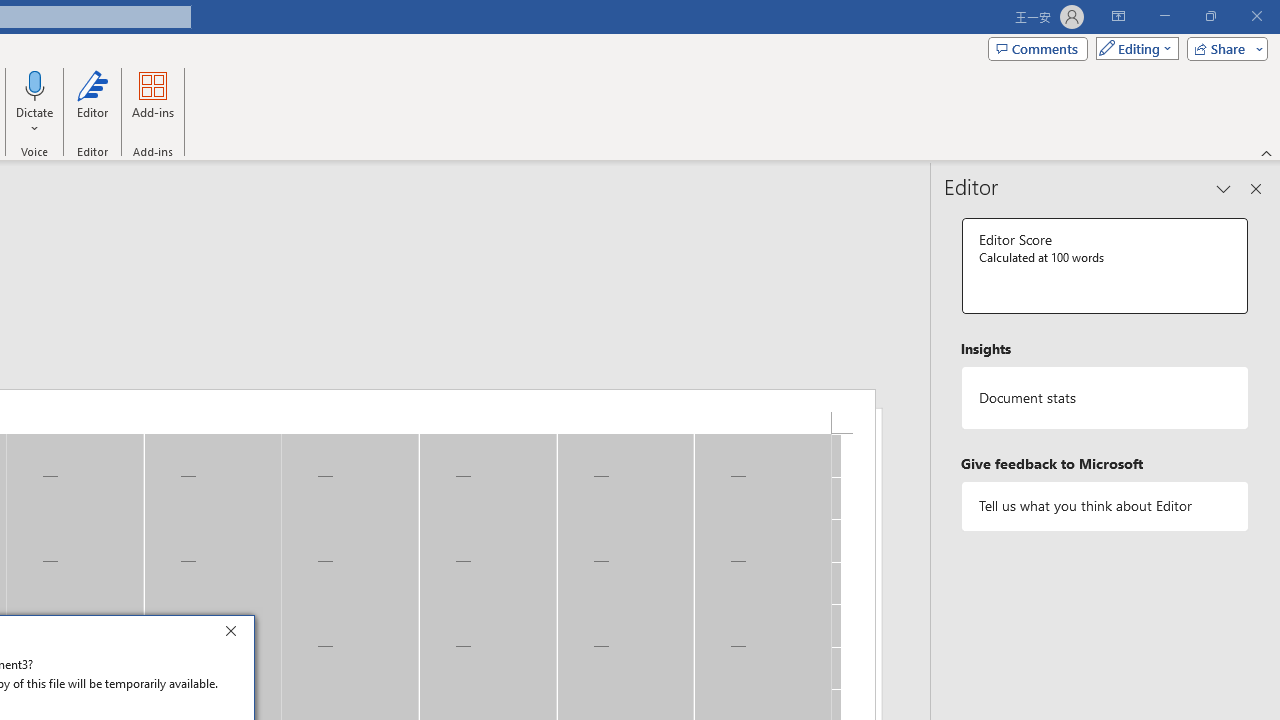  Describe the element at coordinates (1255, 189) in the screenshot. I see `'Close pane'` at that location.